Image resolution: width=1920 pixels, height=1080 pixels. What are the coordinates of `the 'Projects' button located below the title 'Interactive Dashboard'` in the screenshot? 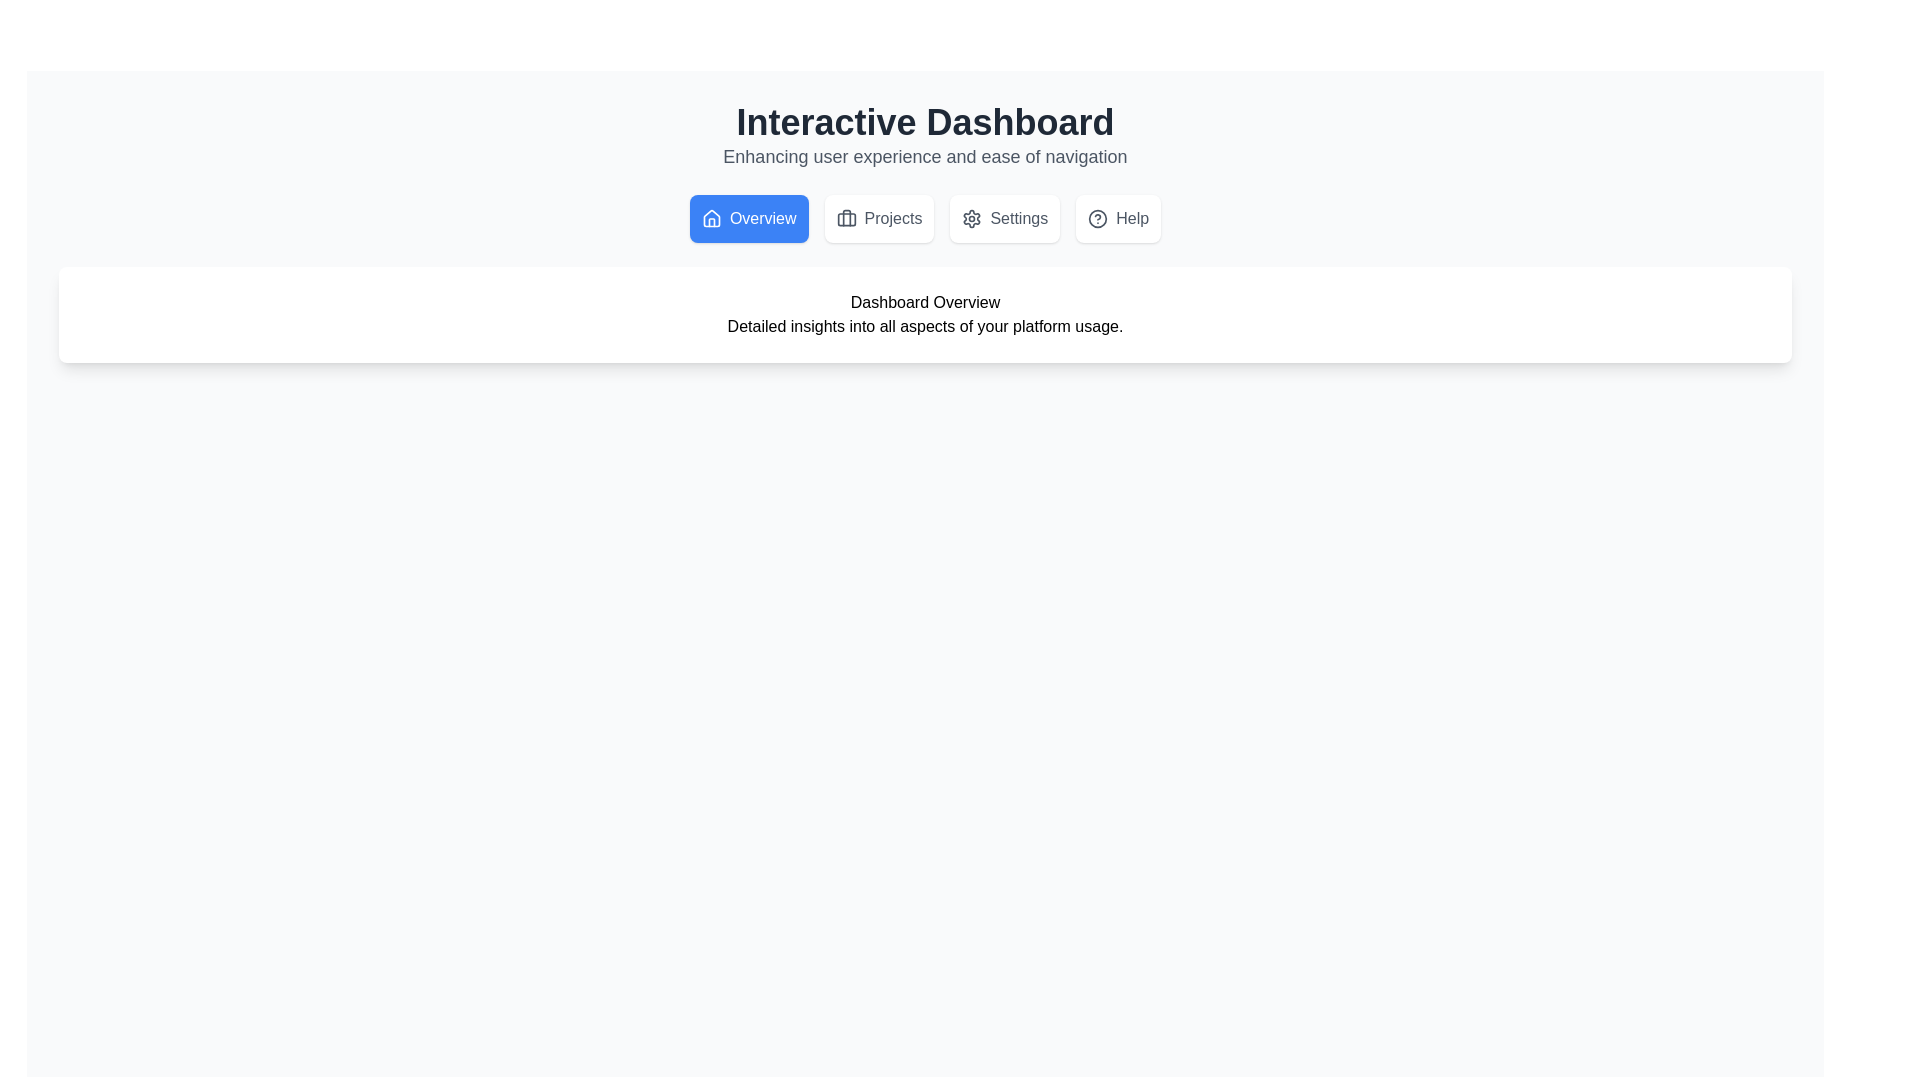 It's located at (879, 219).